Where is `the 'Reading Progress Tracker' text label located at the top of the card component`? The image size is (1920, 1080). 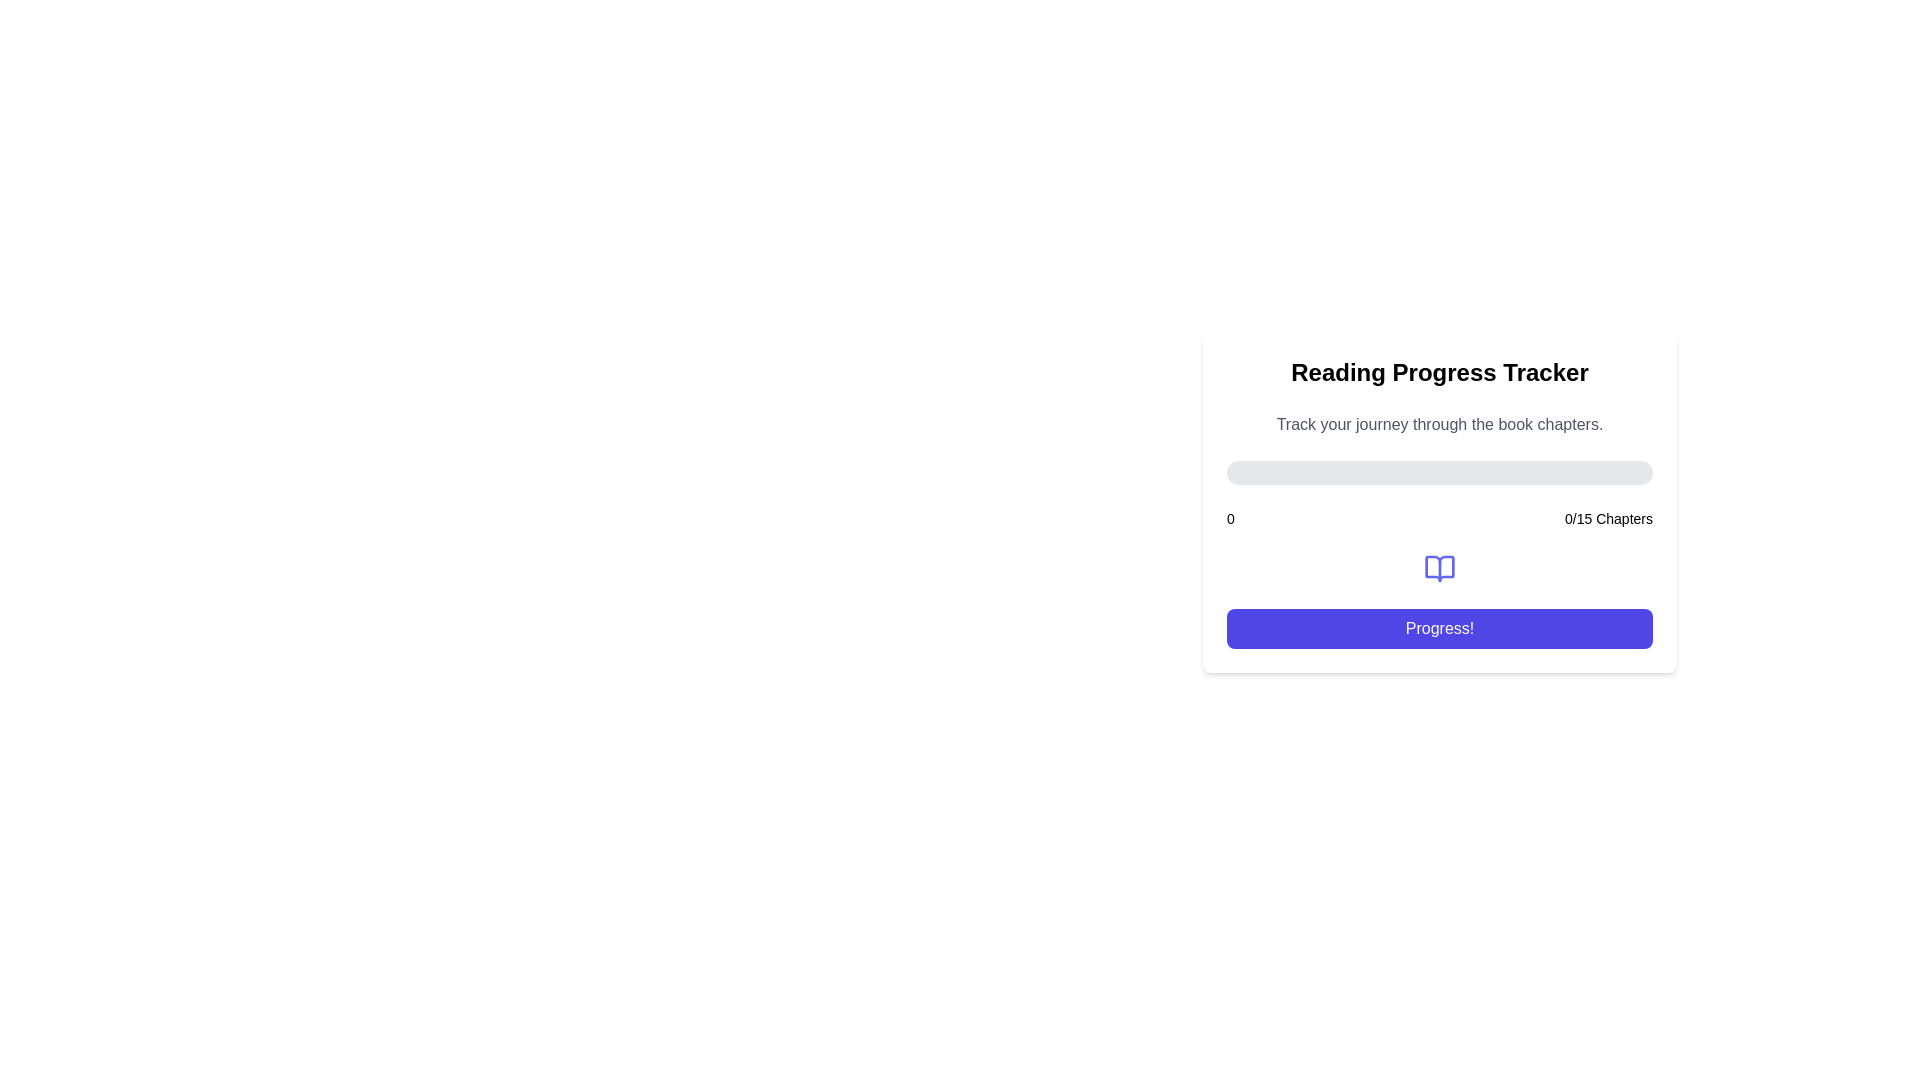 the 'Reading Progress Tracker' text label located at the top of the card component is located at coordinates (1440, 373).